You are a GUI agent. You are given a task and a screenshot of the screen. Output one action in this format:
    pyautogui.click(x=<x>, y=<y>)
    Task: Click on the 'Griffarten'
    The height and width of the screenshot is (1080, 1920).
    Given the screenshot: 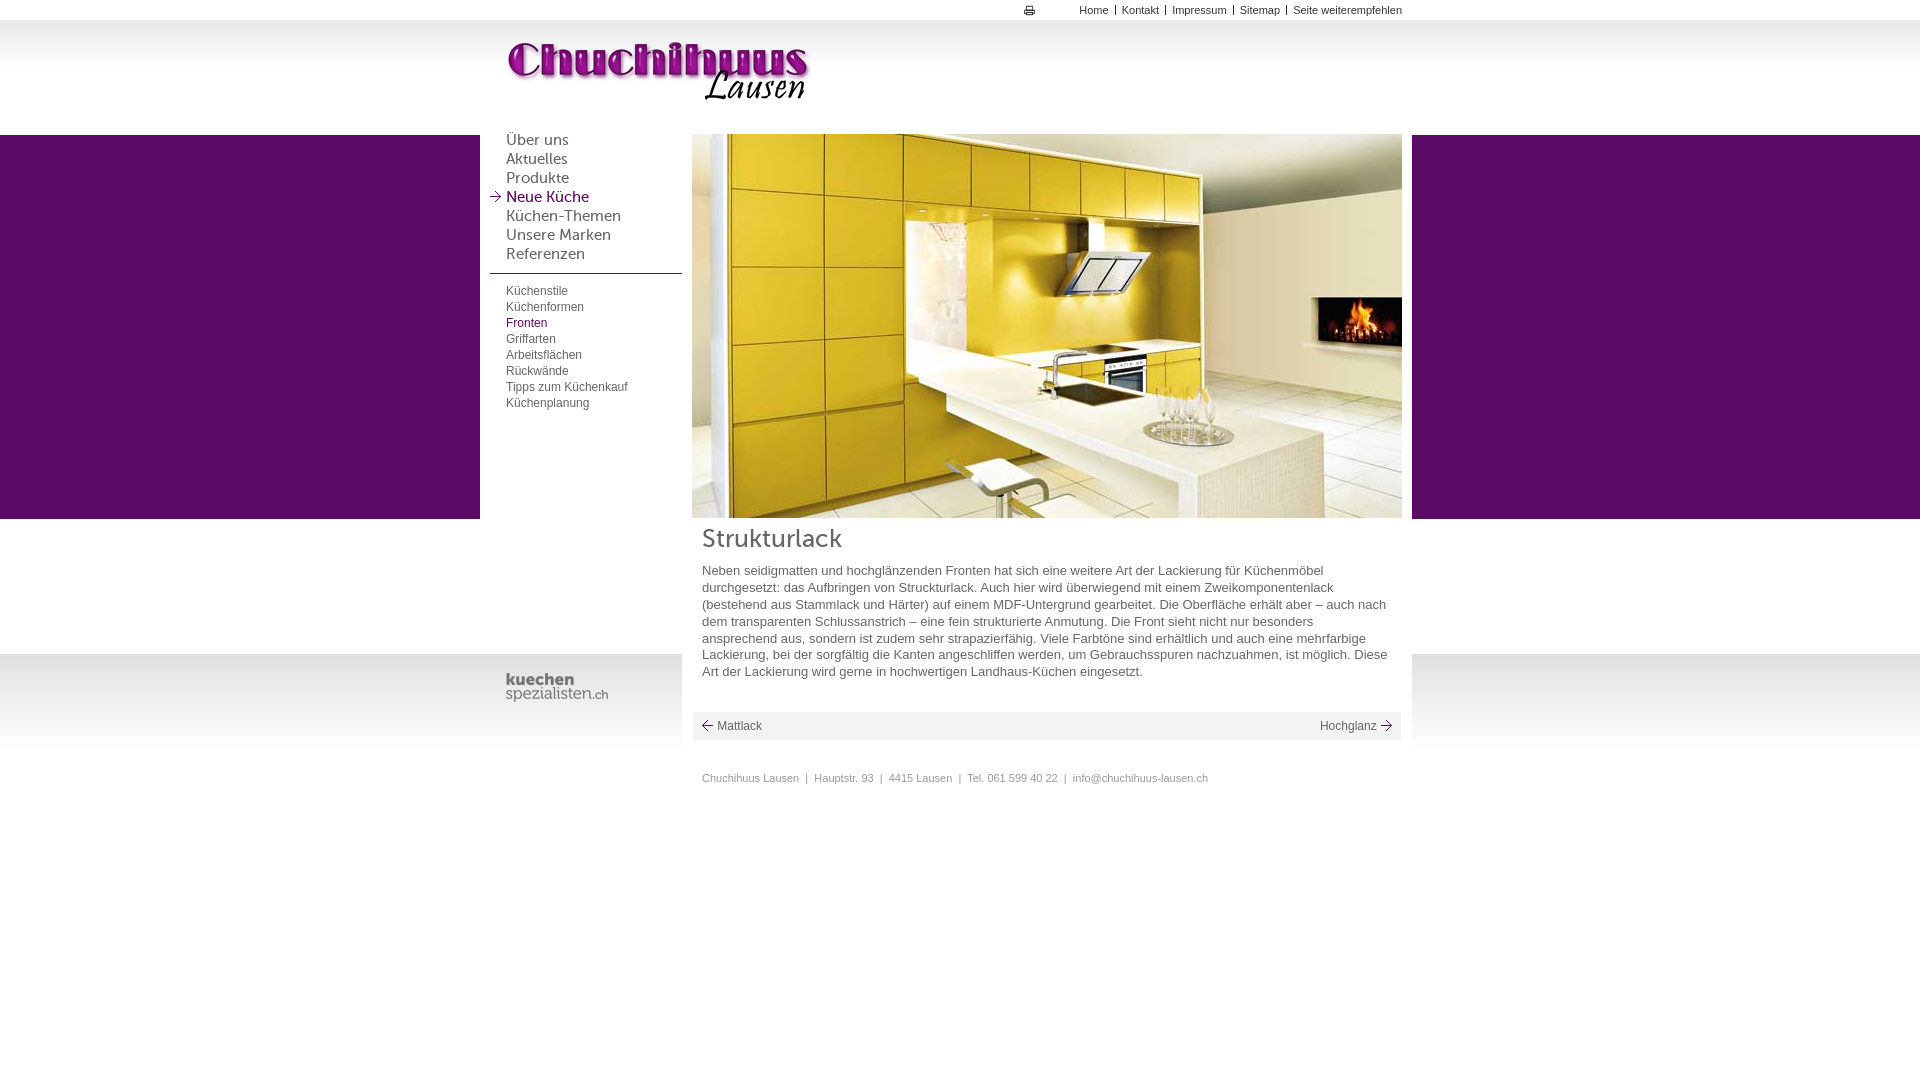 What is the action you would take?
    pyautogui.click(x=505, y=338)
    